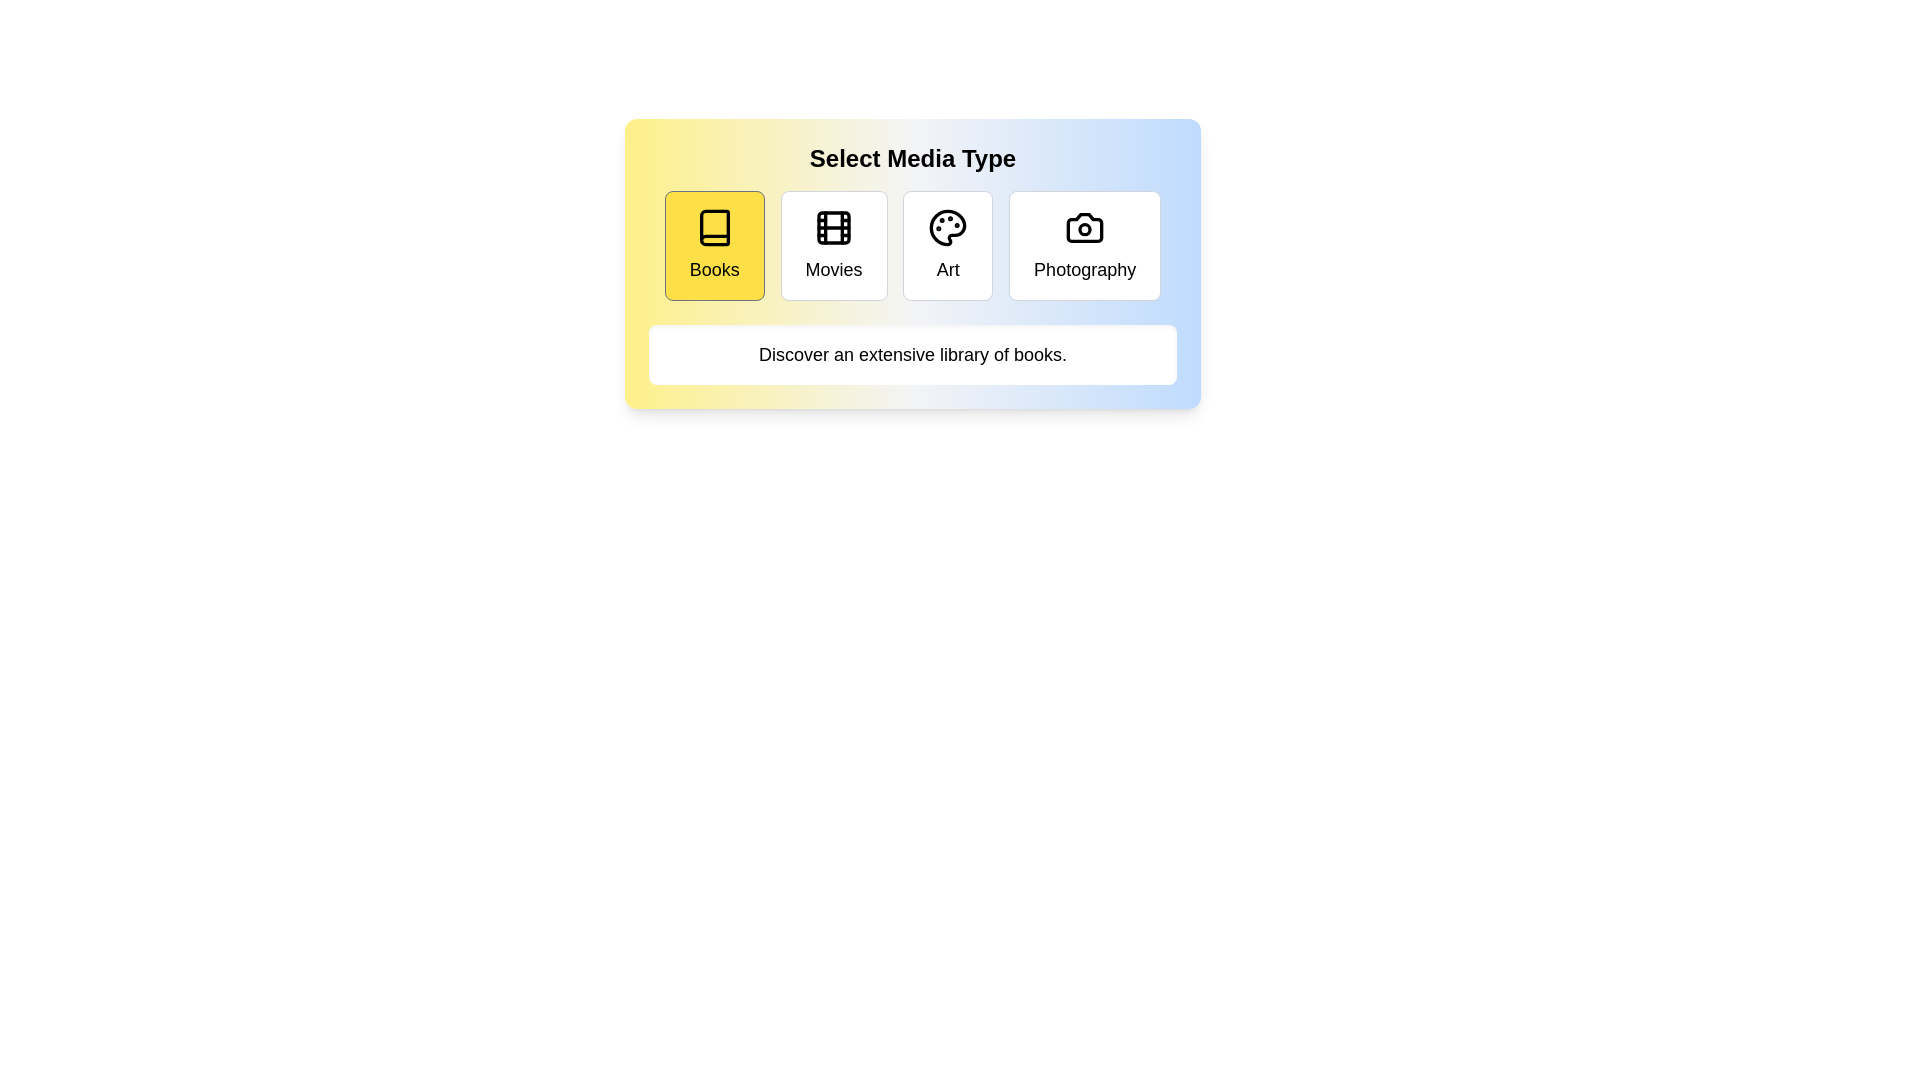 The height and width of the screenshot is (1080, 1920). I want to click on the media type Art by clicking the corresponding button, so click(947, 245).